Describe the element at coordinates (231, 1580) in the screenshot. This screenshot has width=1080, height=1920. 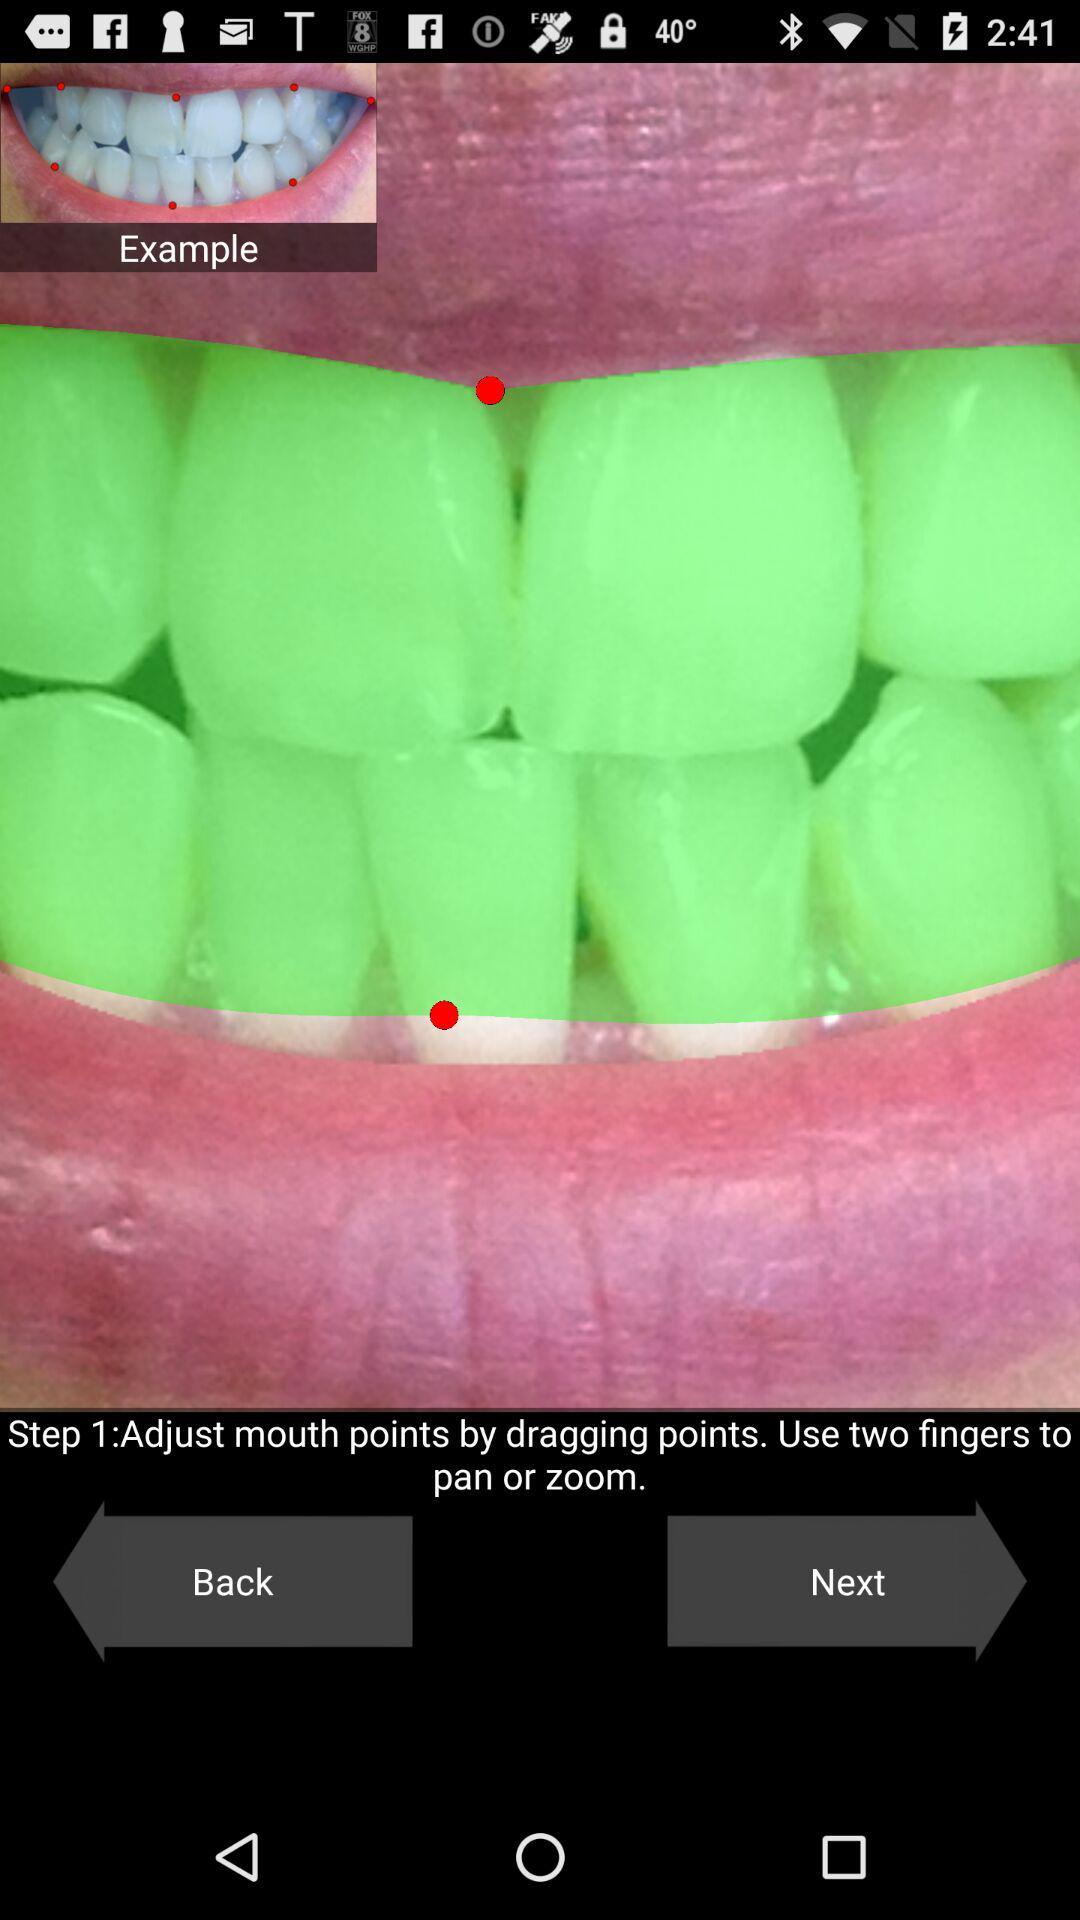
I see `the back` at that location.